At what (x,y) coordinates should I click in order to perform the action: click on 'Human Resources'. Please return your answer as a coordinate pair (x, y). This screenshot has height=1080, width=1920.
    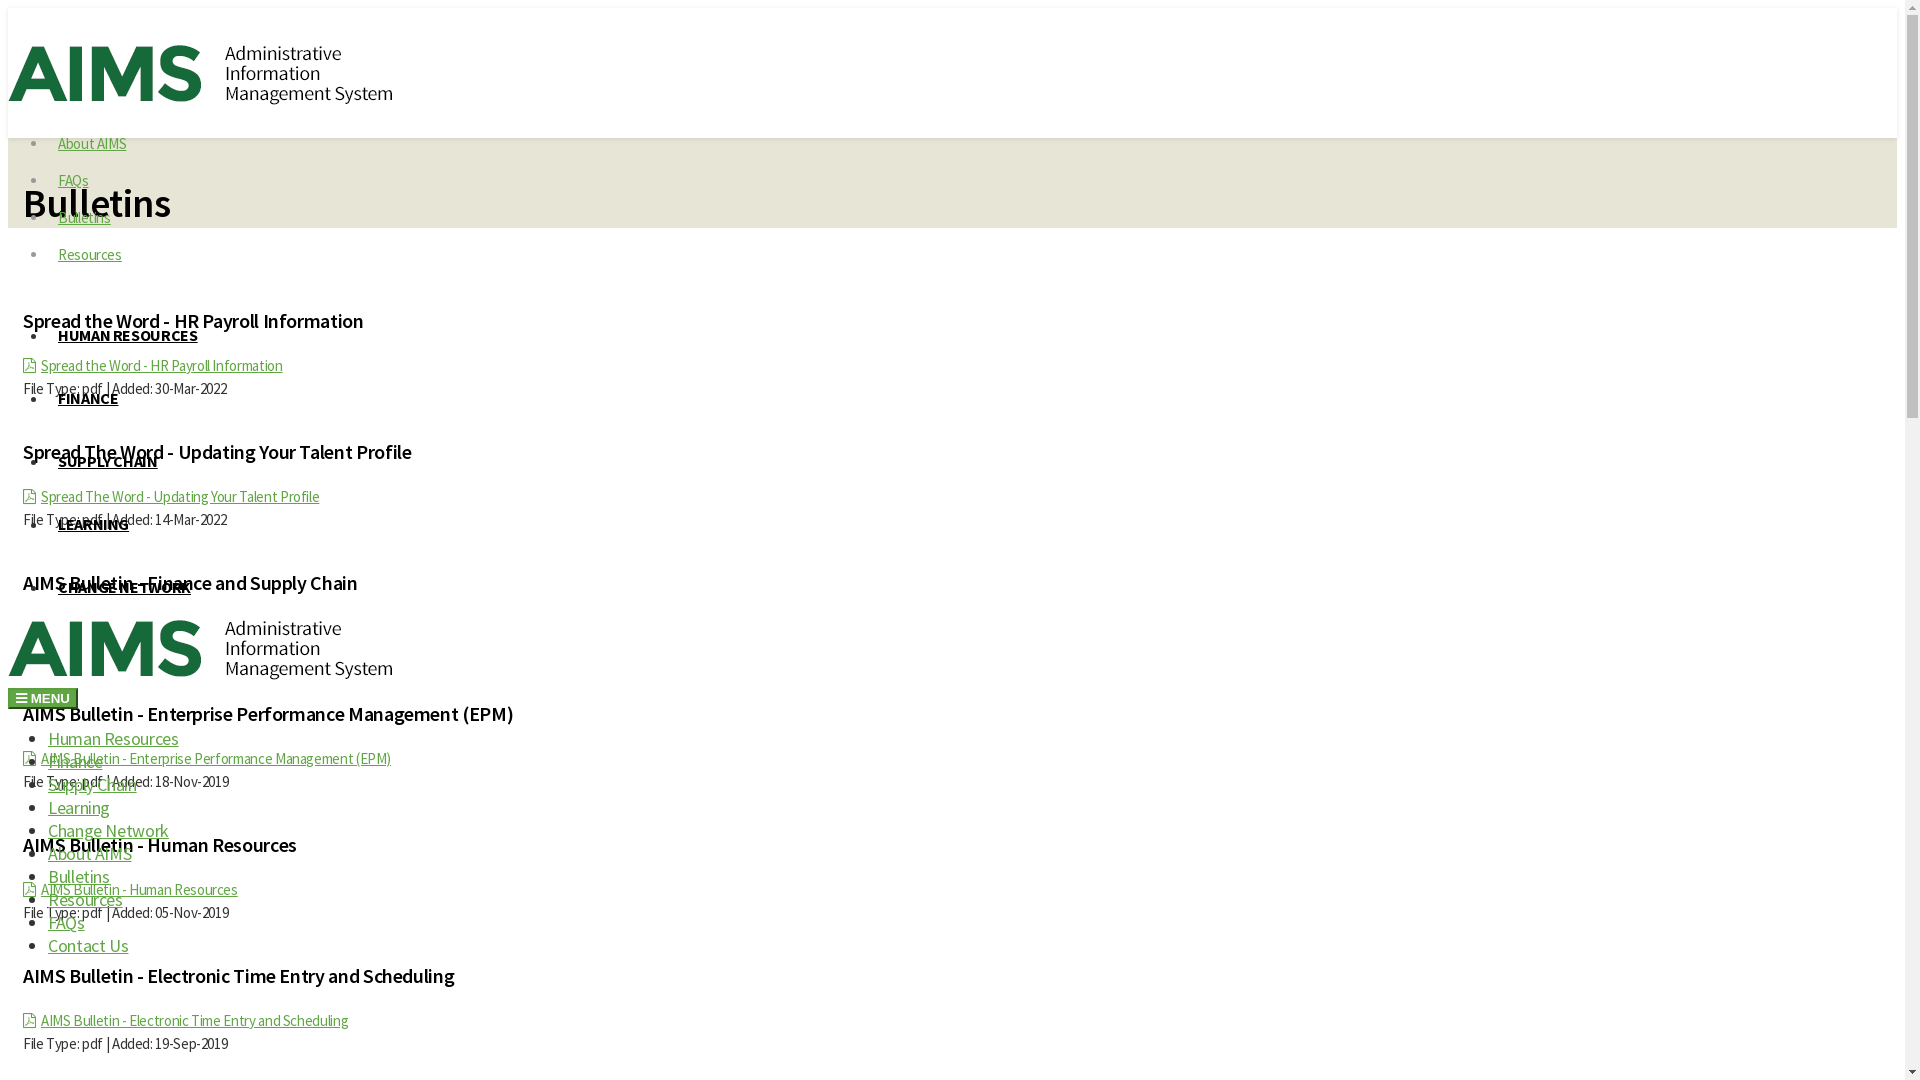
    Looking at the image, I should click on (48, 738).